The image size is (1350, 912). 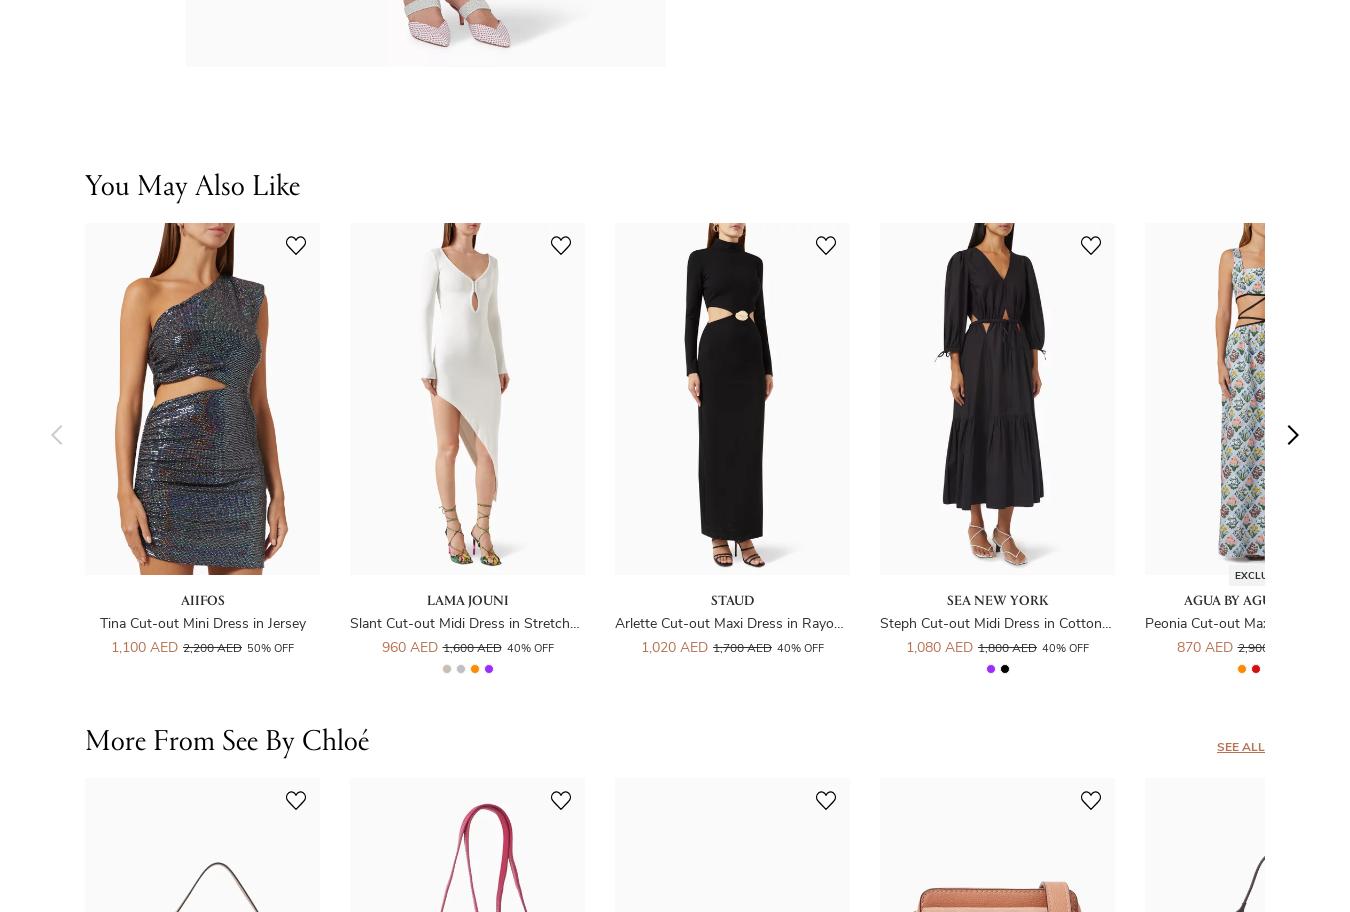 What do you see at coordinates (485, 623) in the screenshot?
I see `'Slant Cut-out Midi Dress in Stretch-viscose'` at bounding box center [485, 623].